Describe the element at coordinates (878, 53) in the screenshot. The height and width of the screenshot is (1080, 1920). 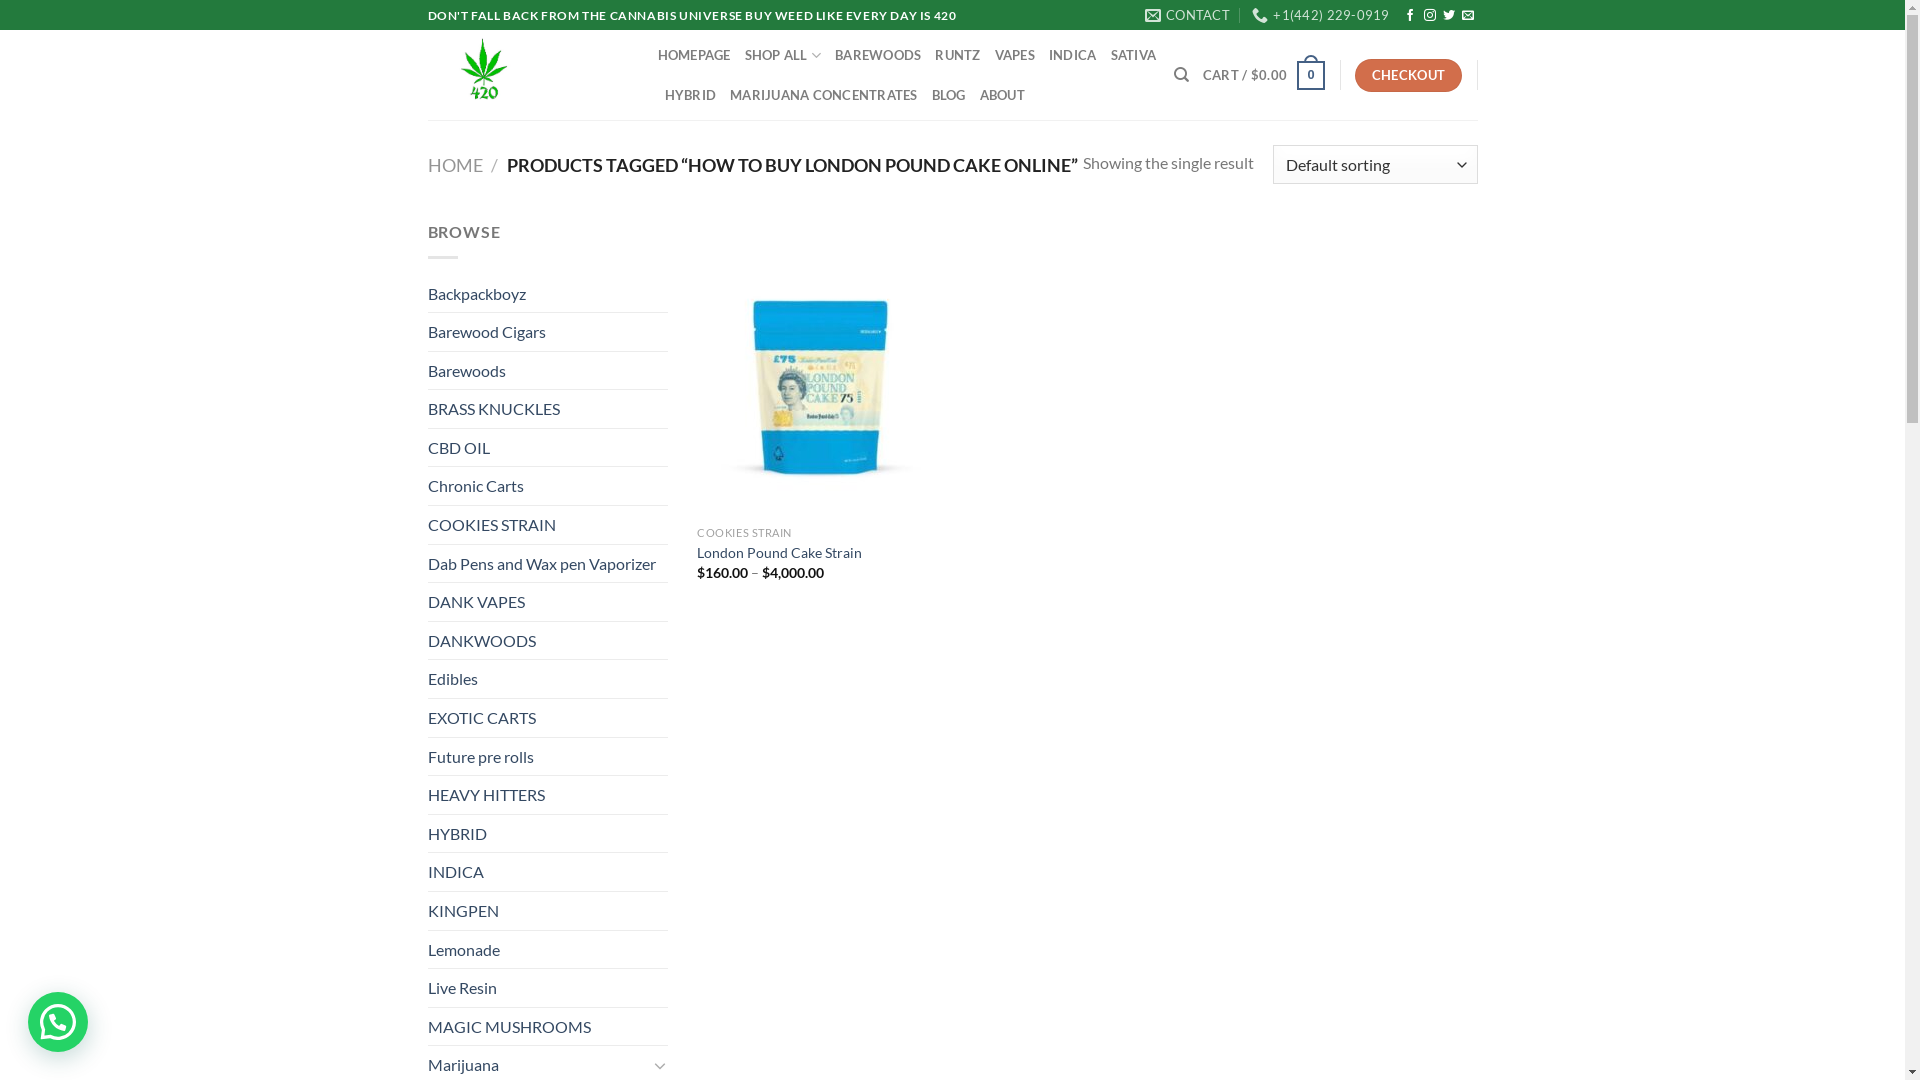
I see `'BAREWOODS'` at that location.